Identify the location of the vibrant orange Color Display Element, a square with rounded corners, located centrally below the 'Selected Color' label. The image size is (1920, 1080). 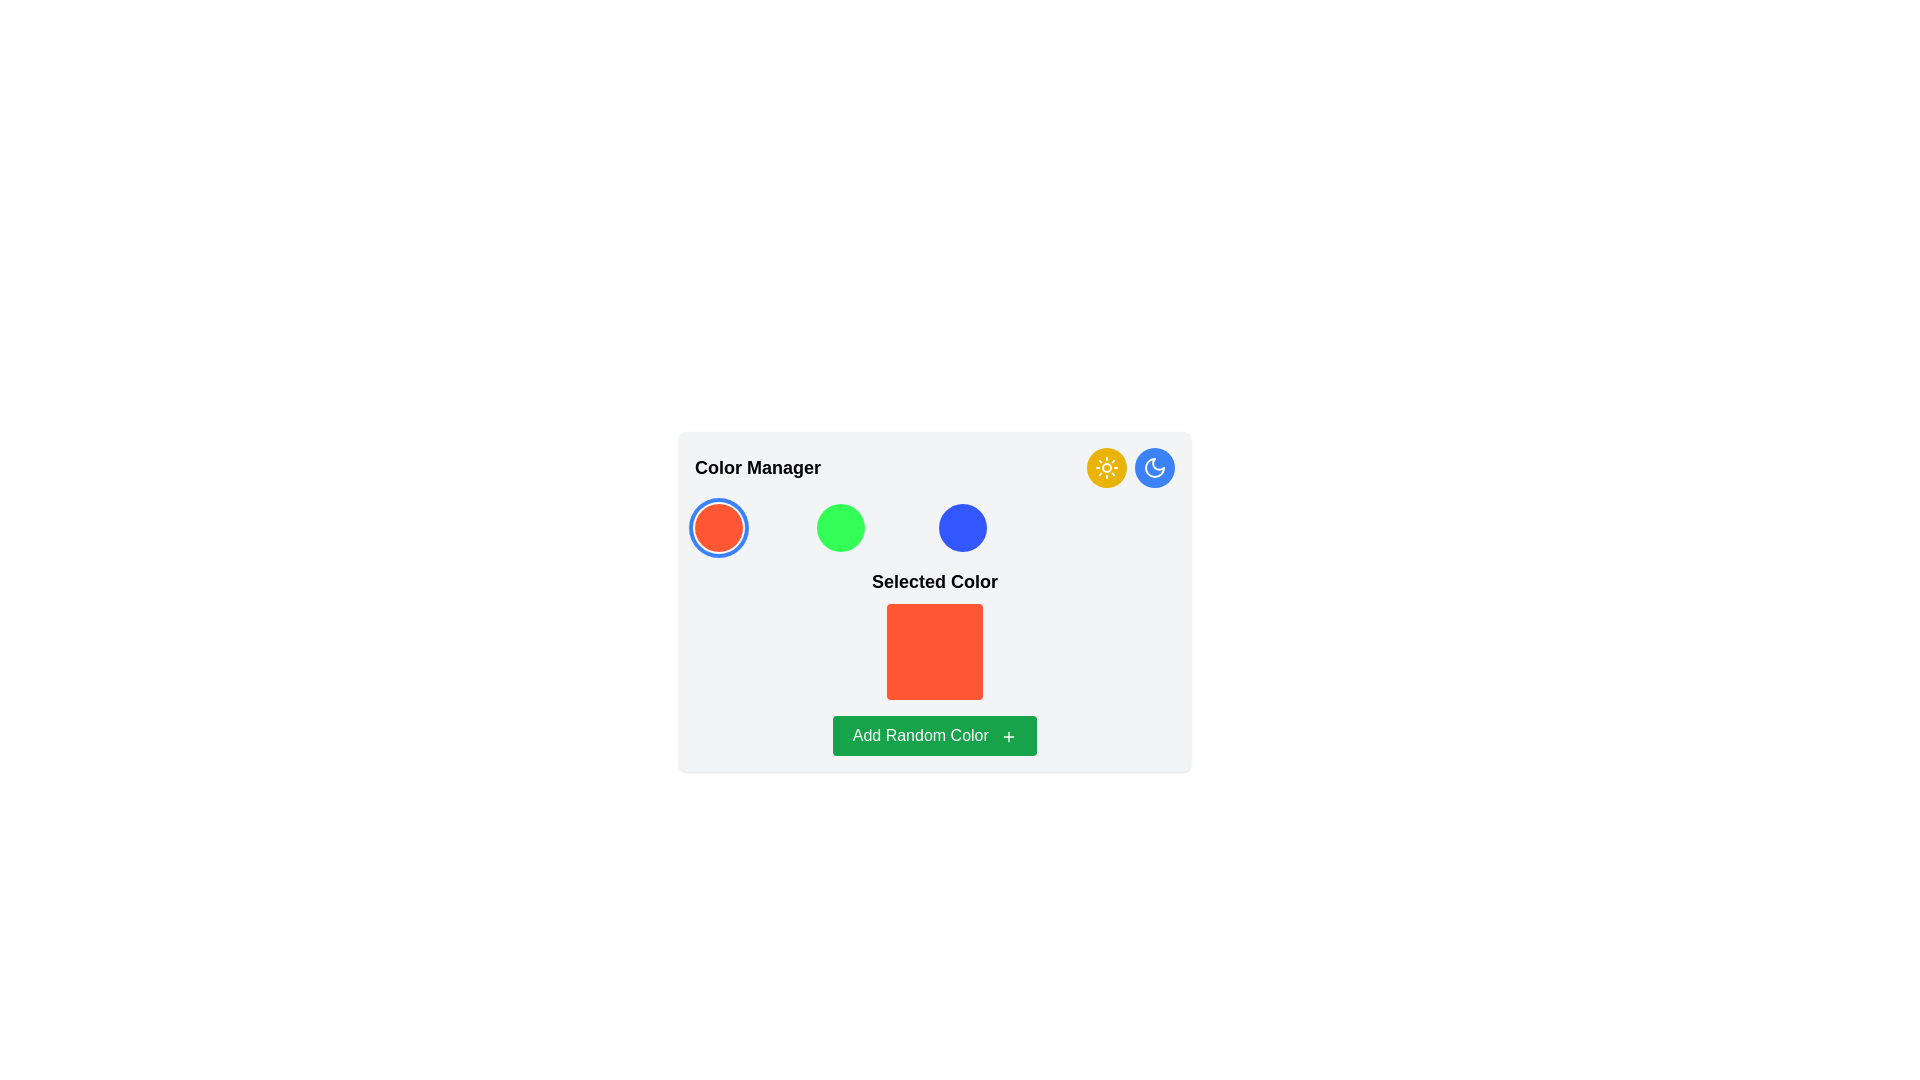
(934, 651).